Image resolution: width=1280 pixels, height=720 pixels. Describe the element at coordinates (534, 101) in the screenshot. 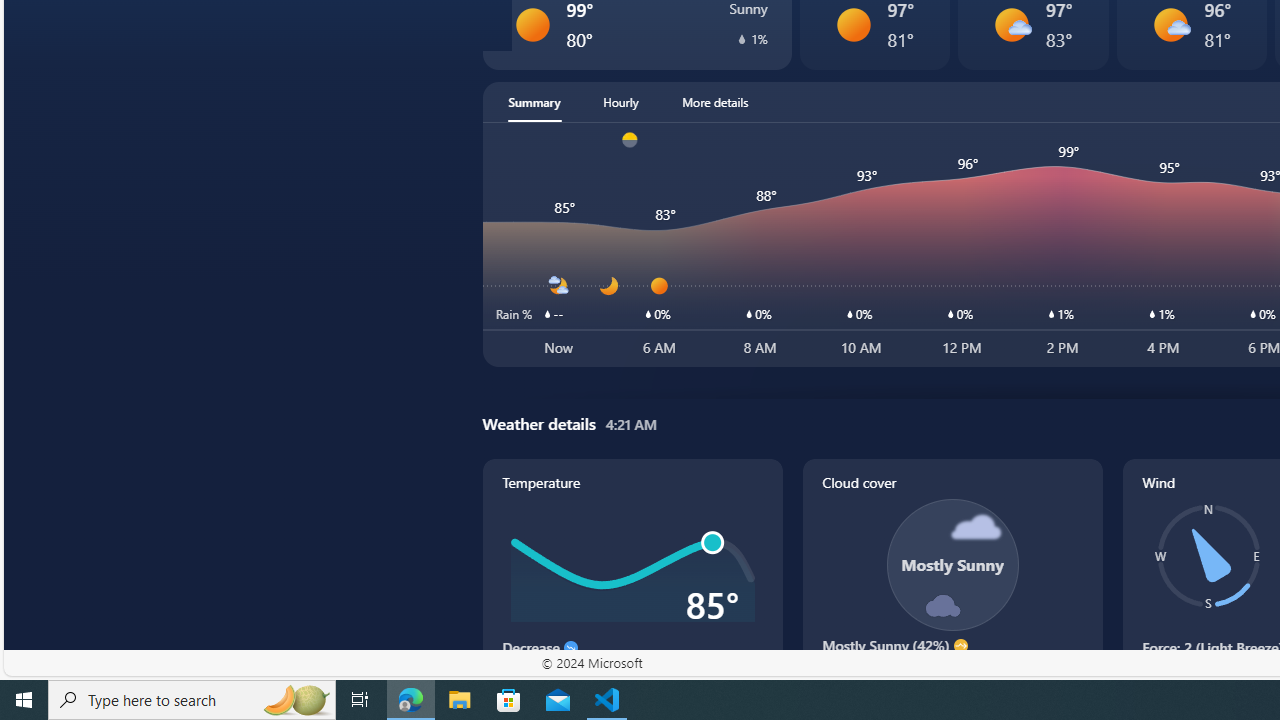

I see `'Summary'` at that location.